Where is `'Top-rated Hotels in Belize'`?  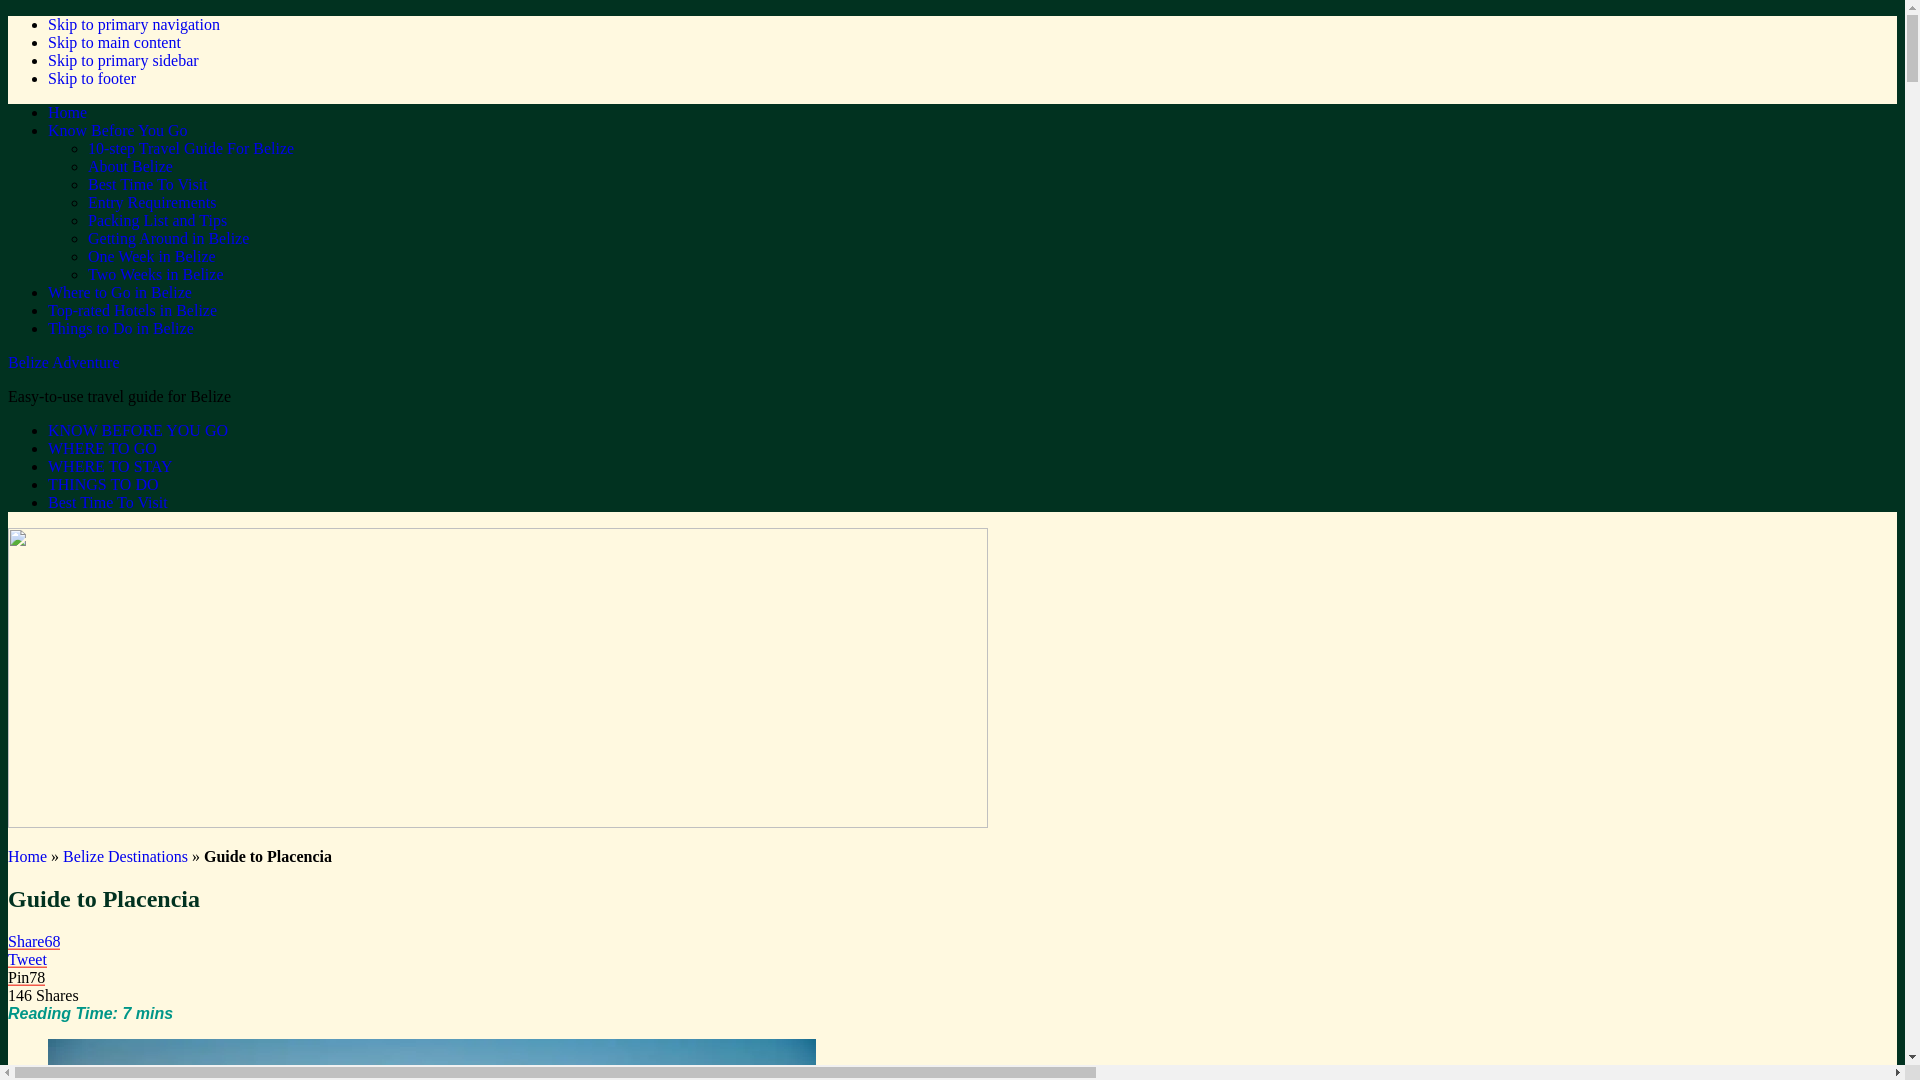
'Top-rated Hotels in Belize' is located at coordinates (48, 310).